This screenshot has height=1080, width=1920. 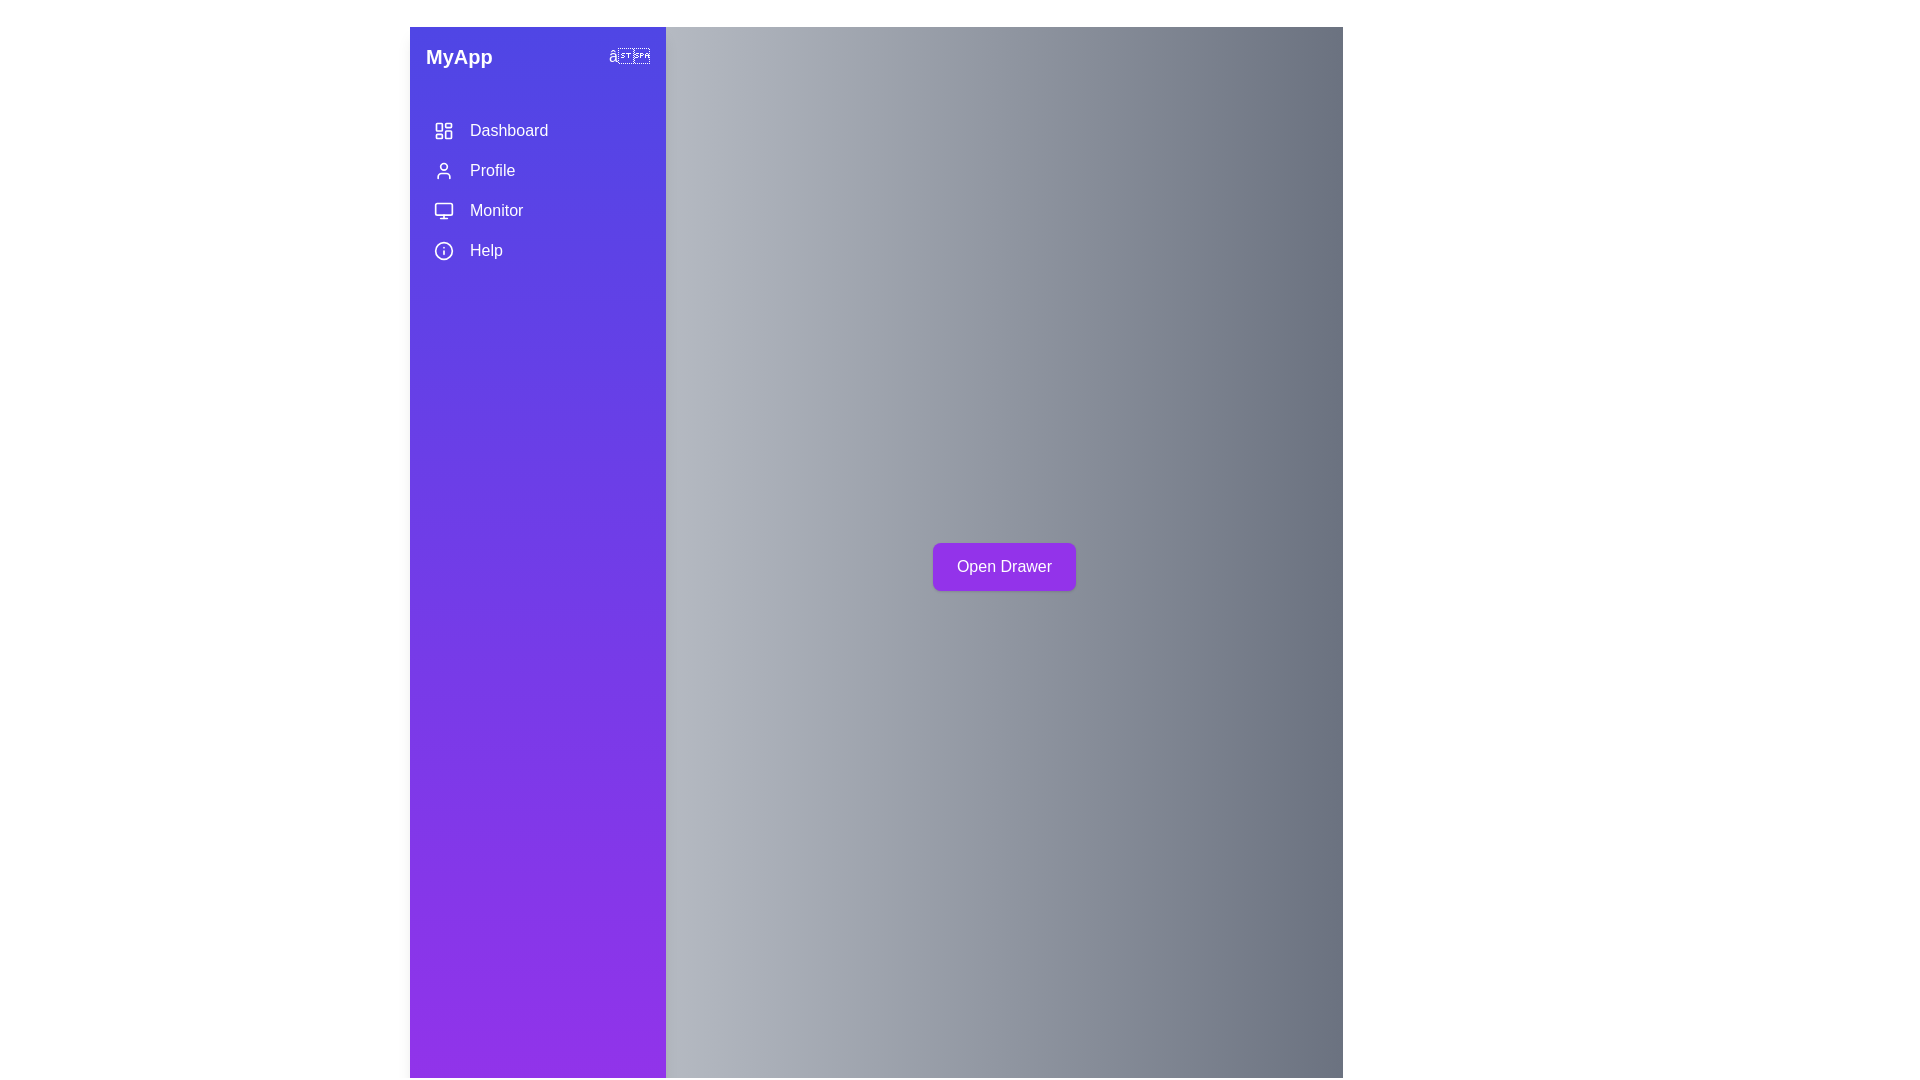 What do you see at coordinates (537, 249) in the screenshot?
I see `the menu item Help by clicking on it` at bounding box center [537, 249].